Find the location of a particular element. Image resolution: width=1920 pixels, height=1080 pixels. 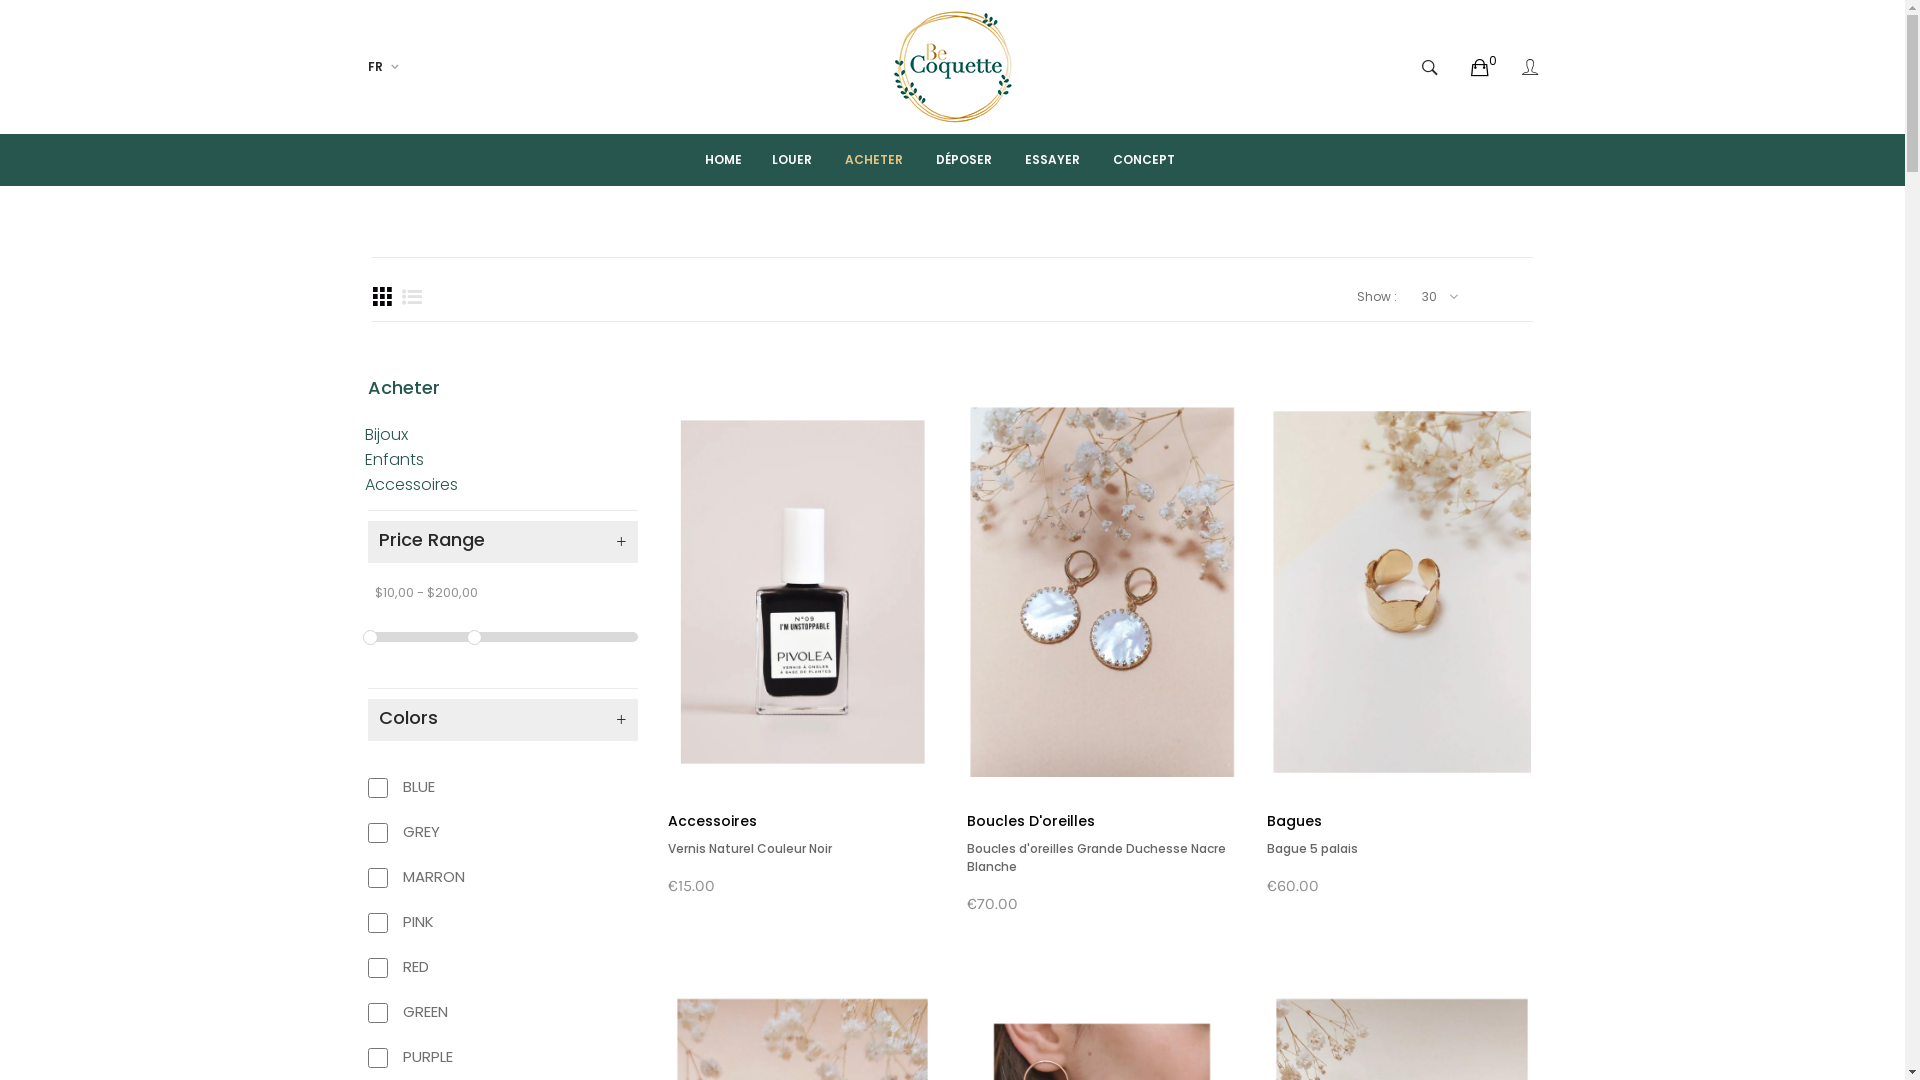

'ESSAYER' is located at coordinates (999, 158).